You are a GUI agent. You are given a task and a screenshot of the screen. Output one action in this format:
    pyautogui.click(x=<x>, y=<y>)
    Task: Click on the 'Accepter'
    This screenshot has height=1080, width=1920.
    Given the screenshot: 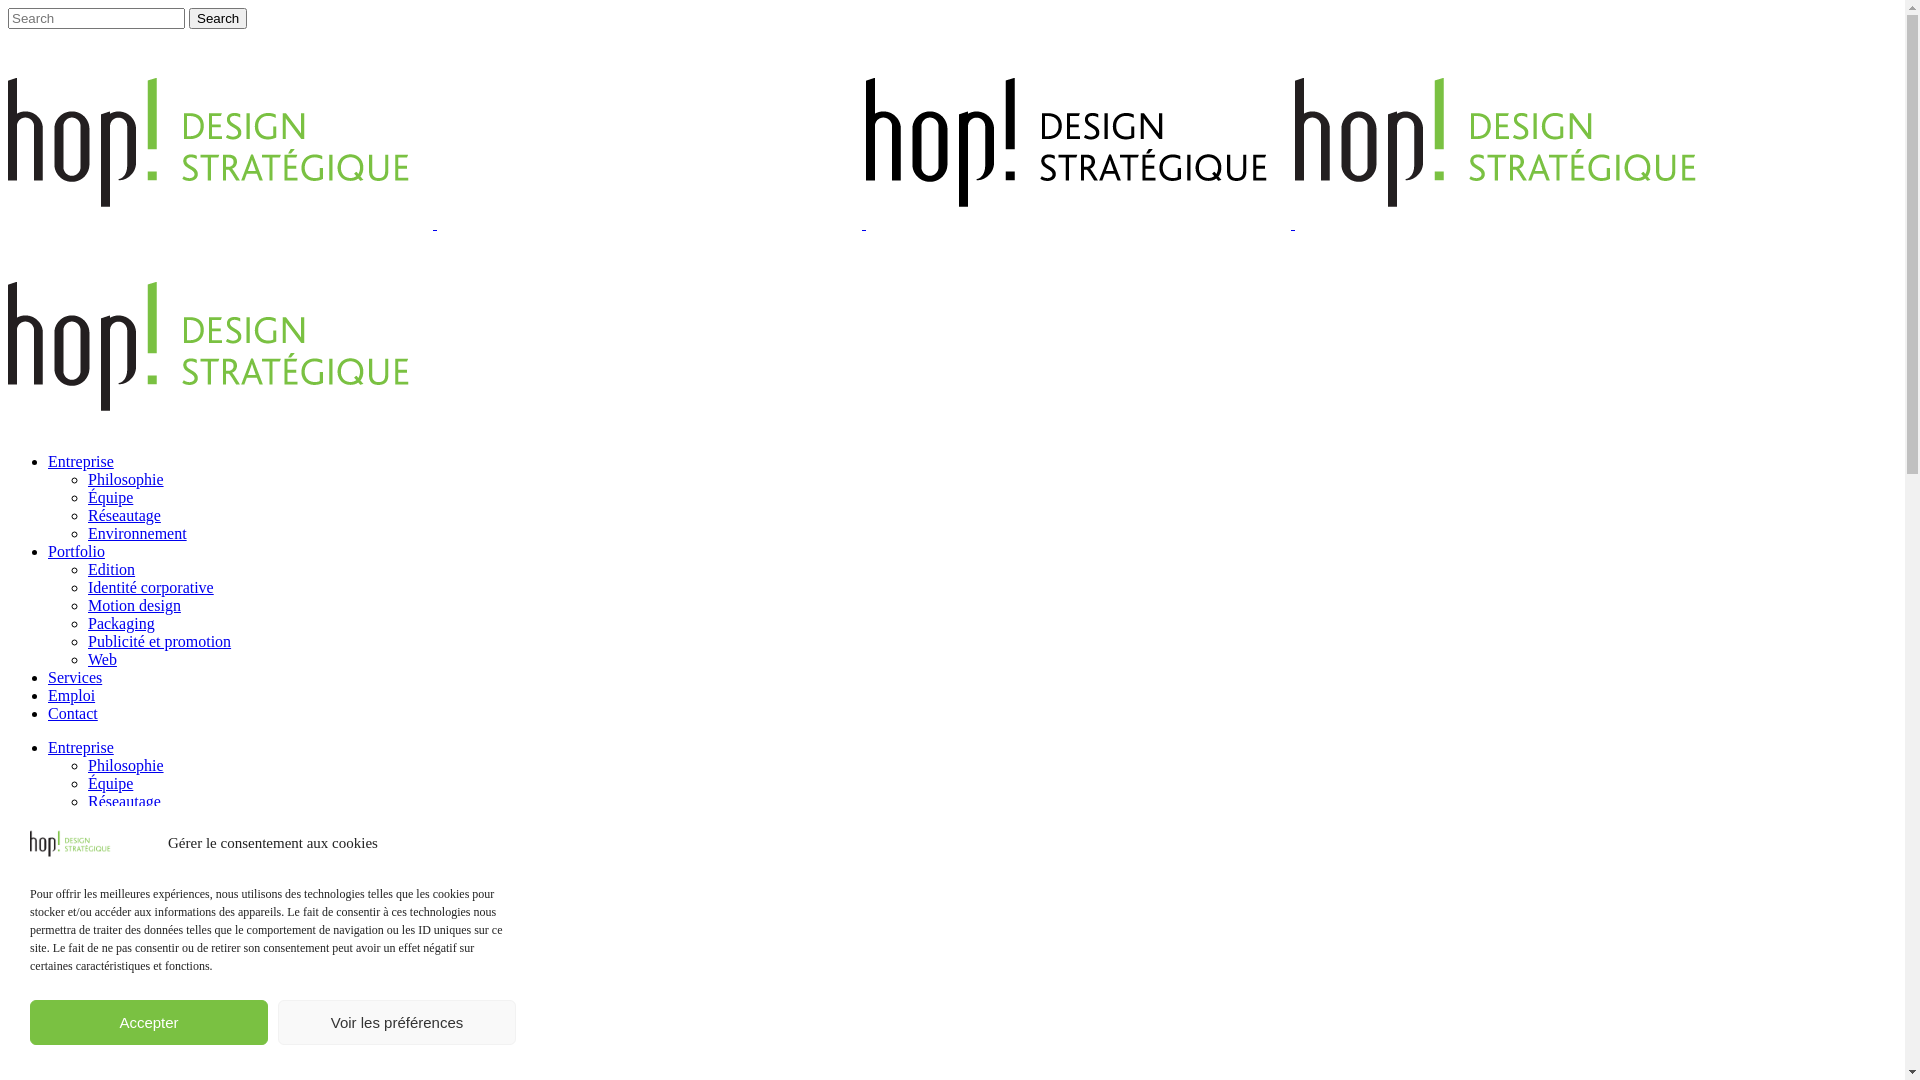 What is the action you would take?
    pyautogui.click(x=147, y=1022)
    